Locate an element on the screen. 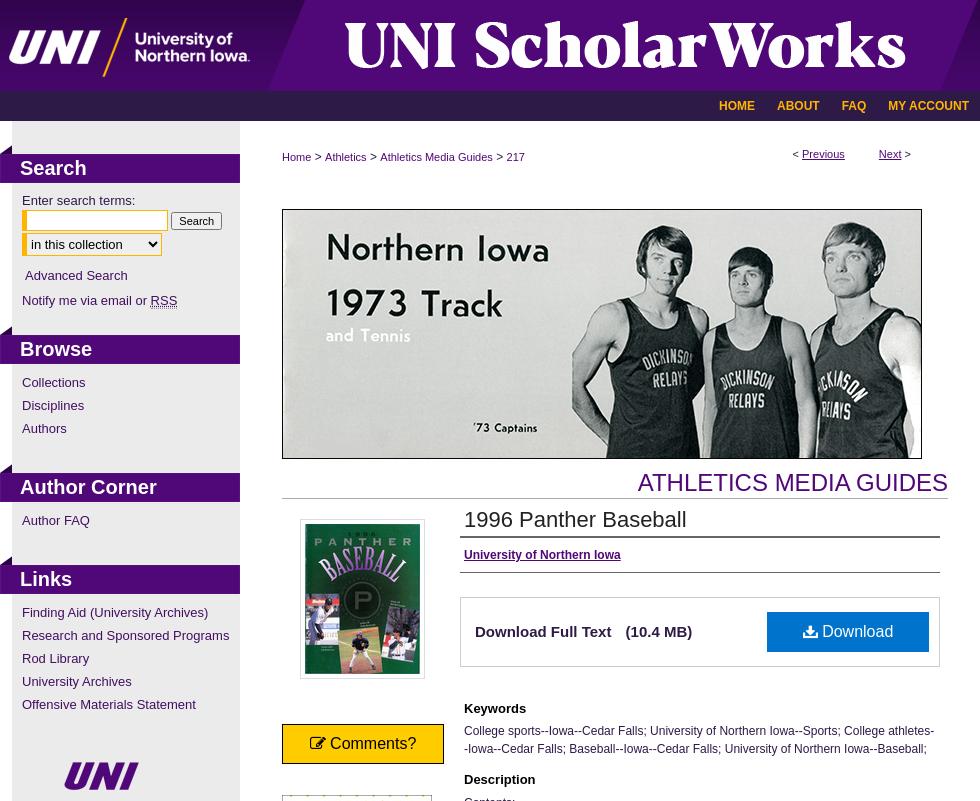 This screenshot has width=980, height=801. 'Enter search terms:' is located at coordinates (78, 199).